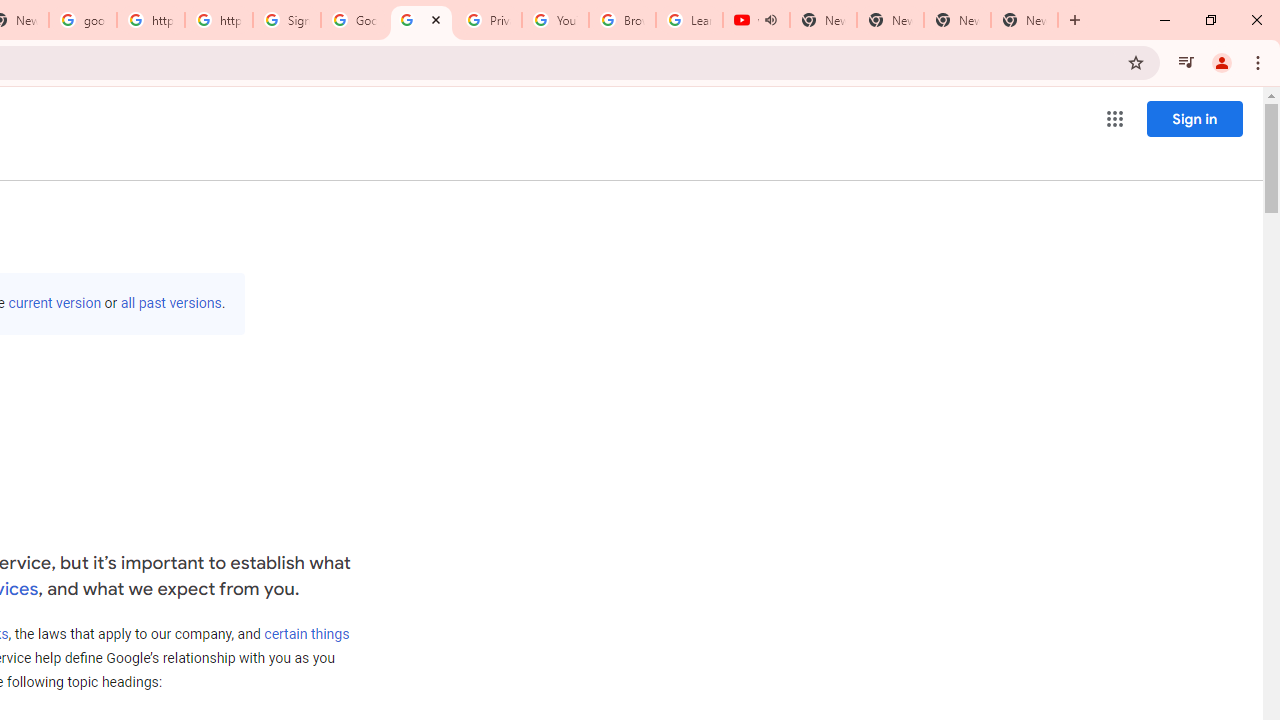  What do you see at coordinates (286, 20) in the screenshot?
I see `'Sign in - Google Accounts'` at bounding box center [286, 20].